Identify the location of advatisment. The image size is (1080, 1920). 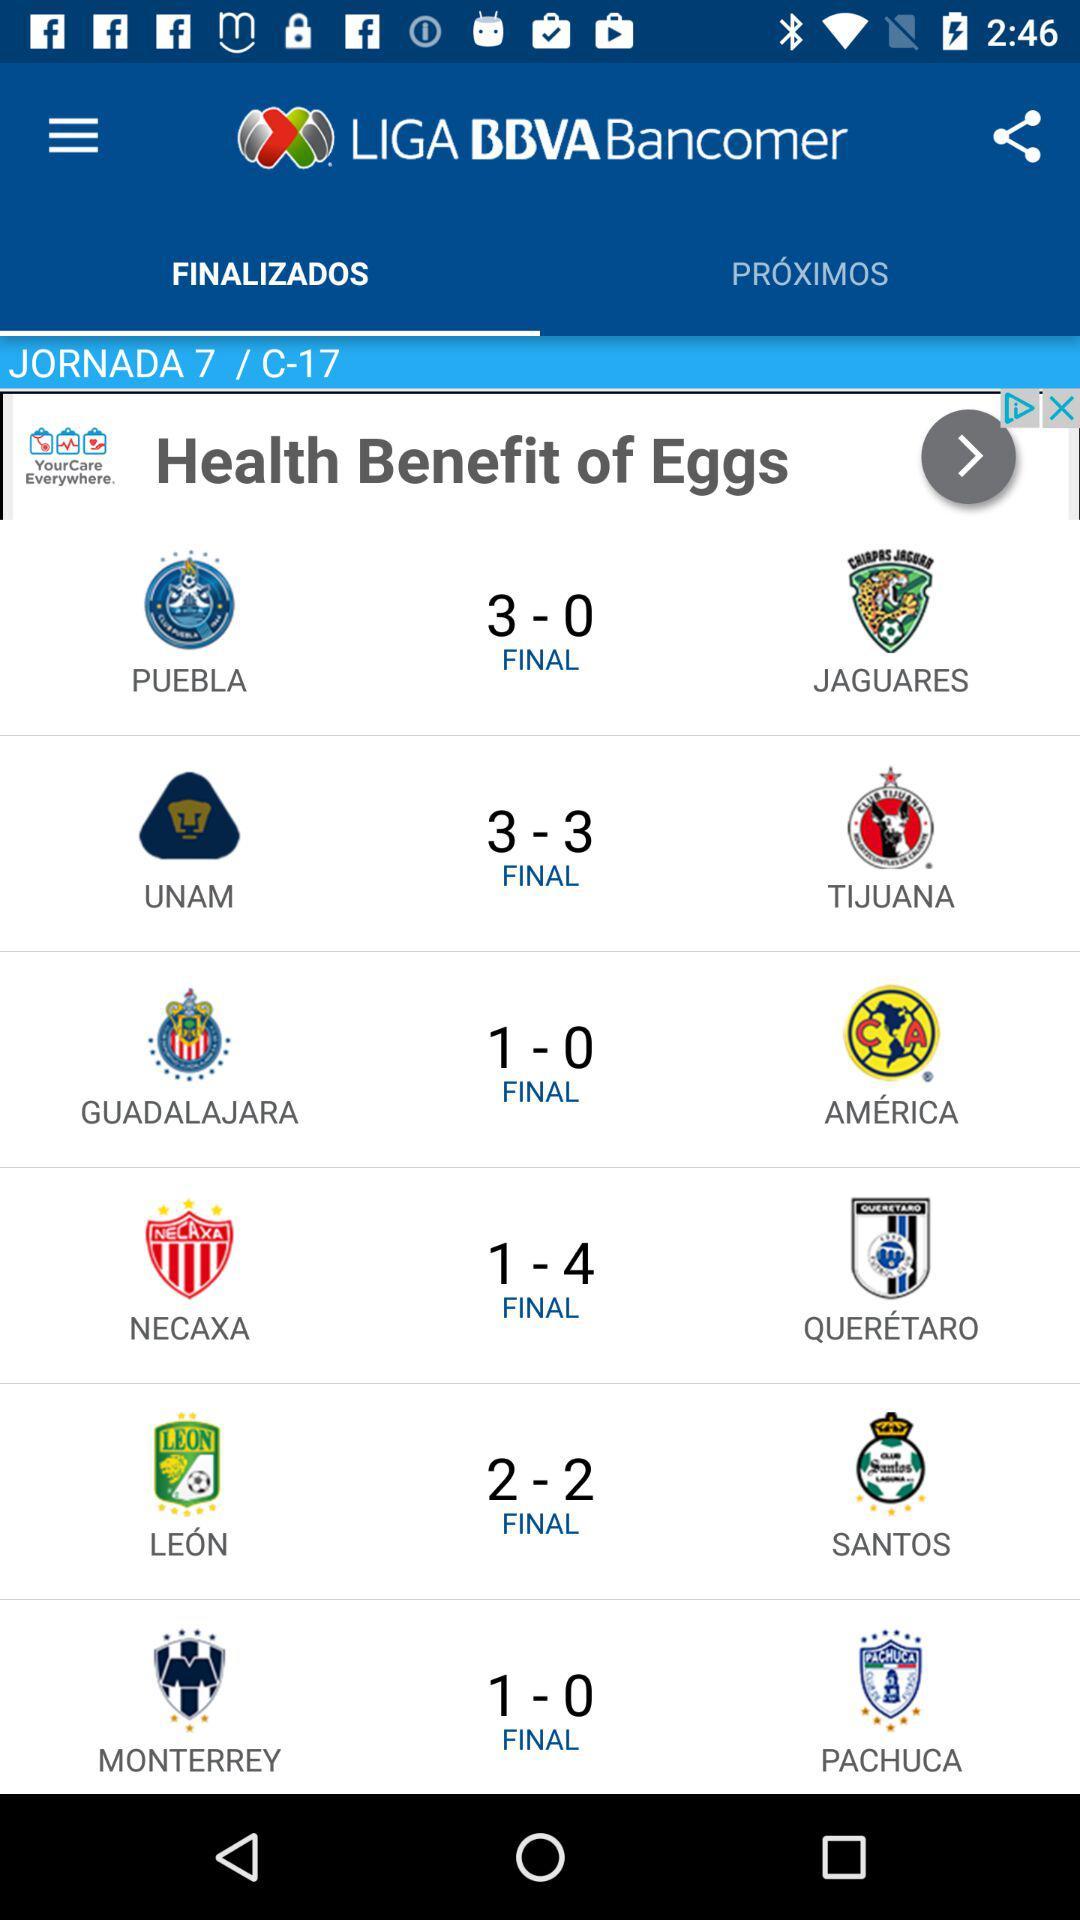
(540, 453).